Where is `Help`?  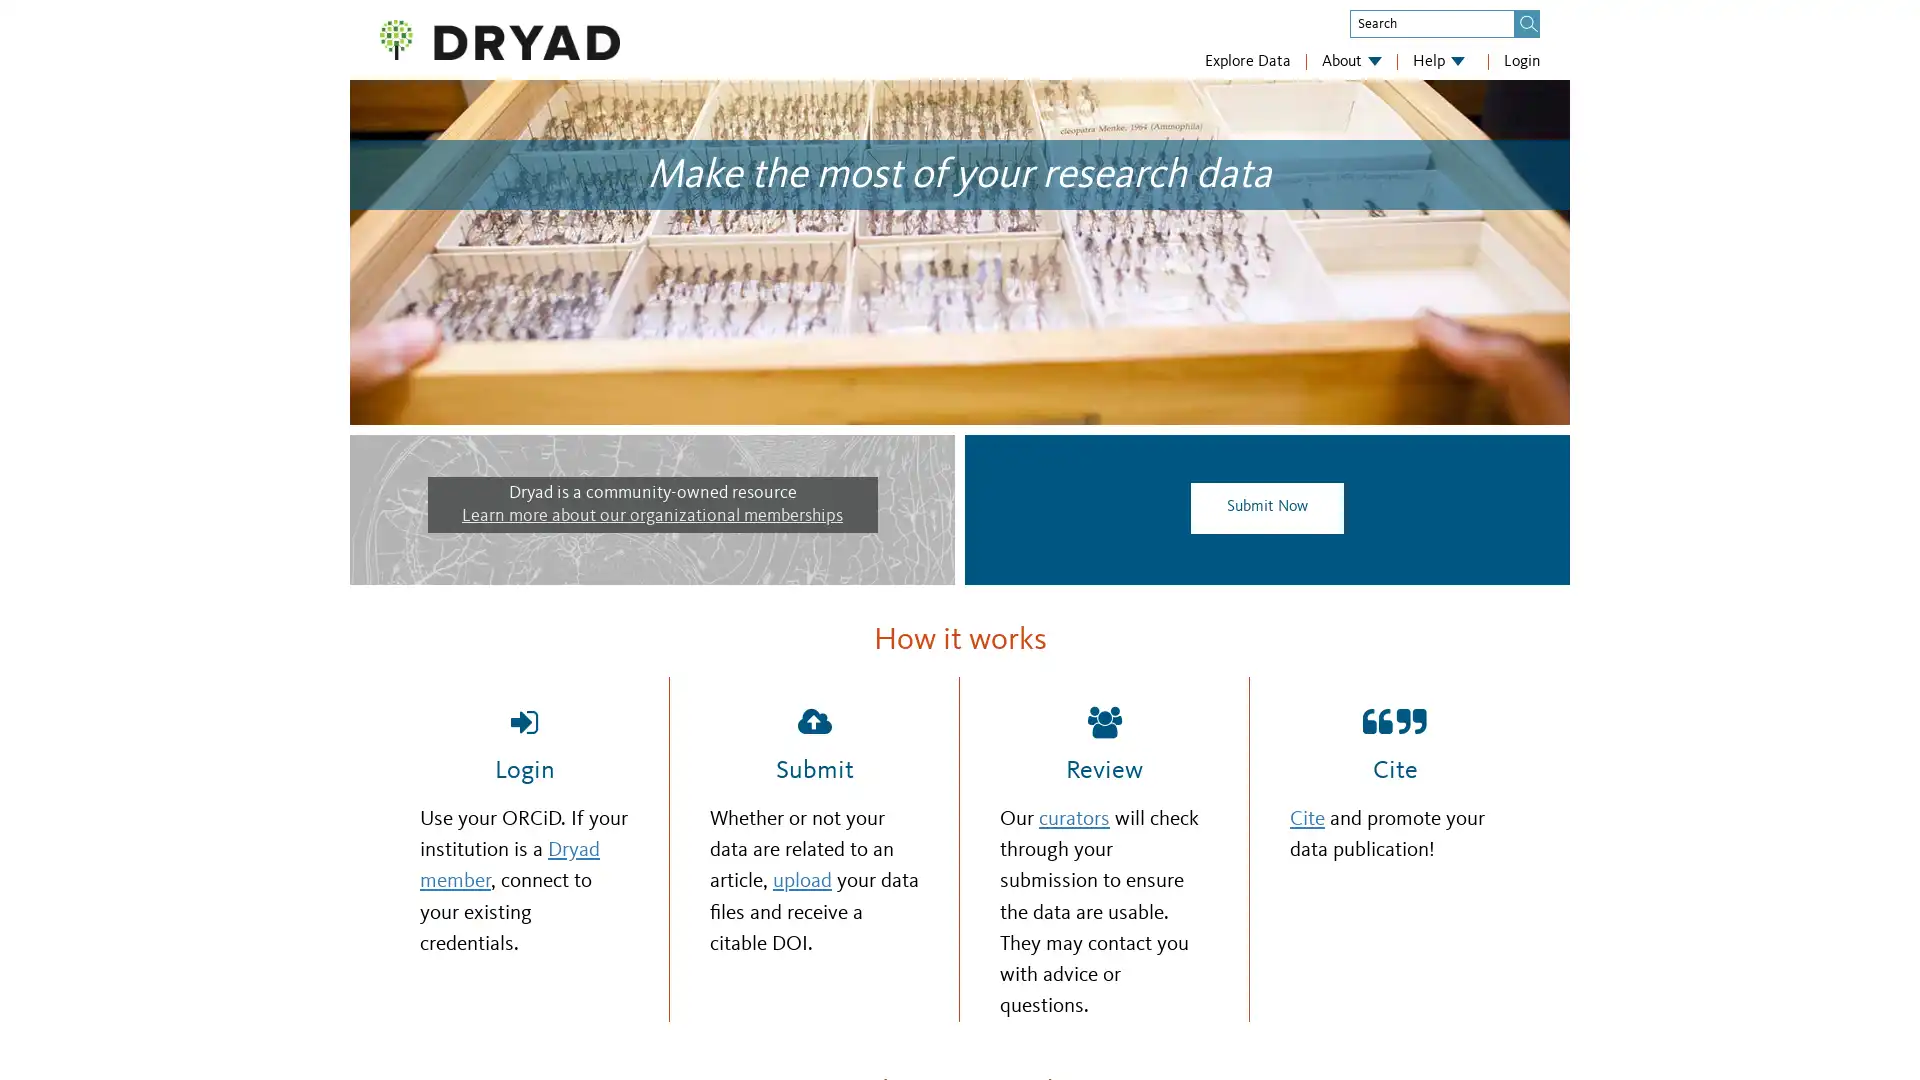 Help is located at coordinates (1438, 60).